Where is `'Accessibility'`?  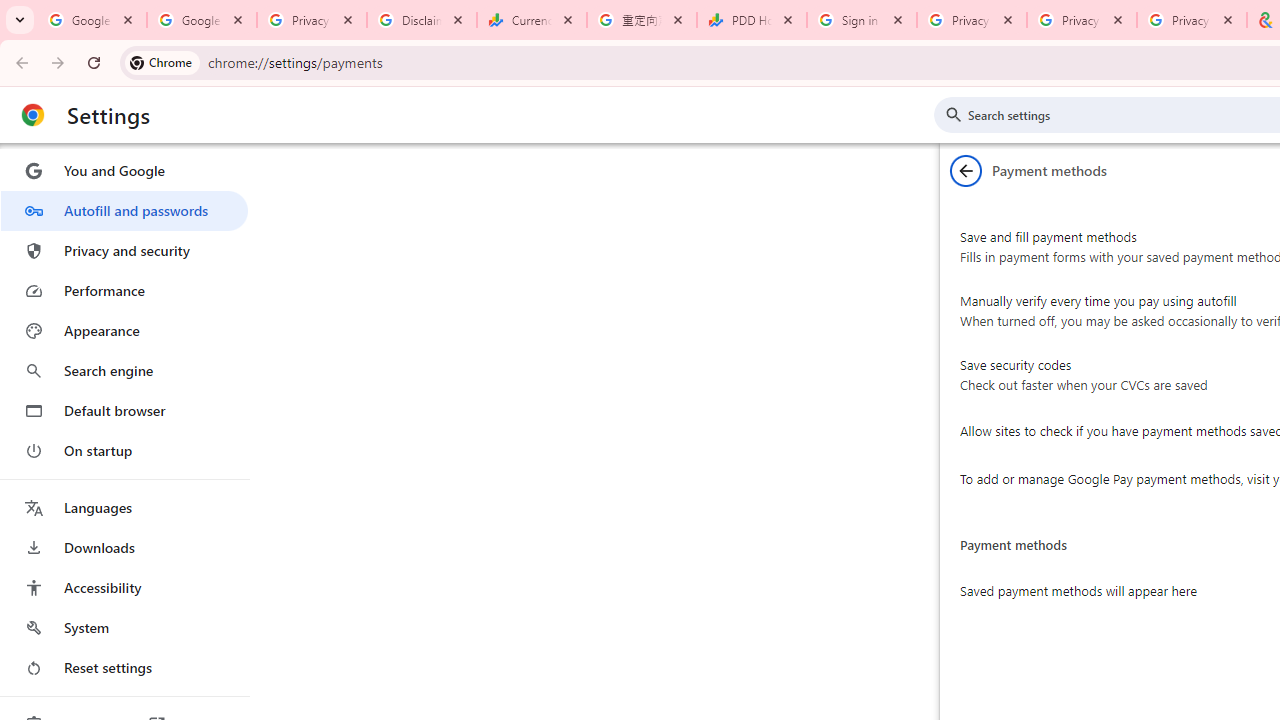 'Accessibility' is located at coordinates (123, 586).